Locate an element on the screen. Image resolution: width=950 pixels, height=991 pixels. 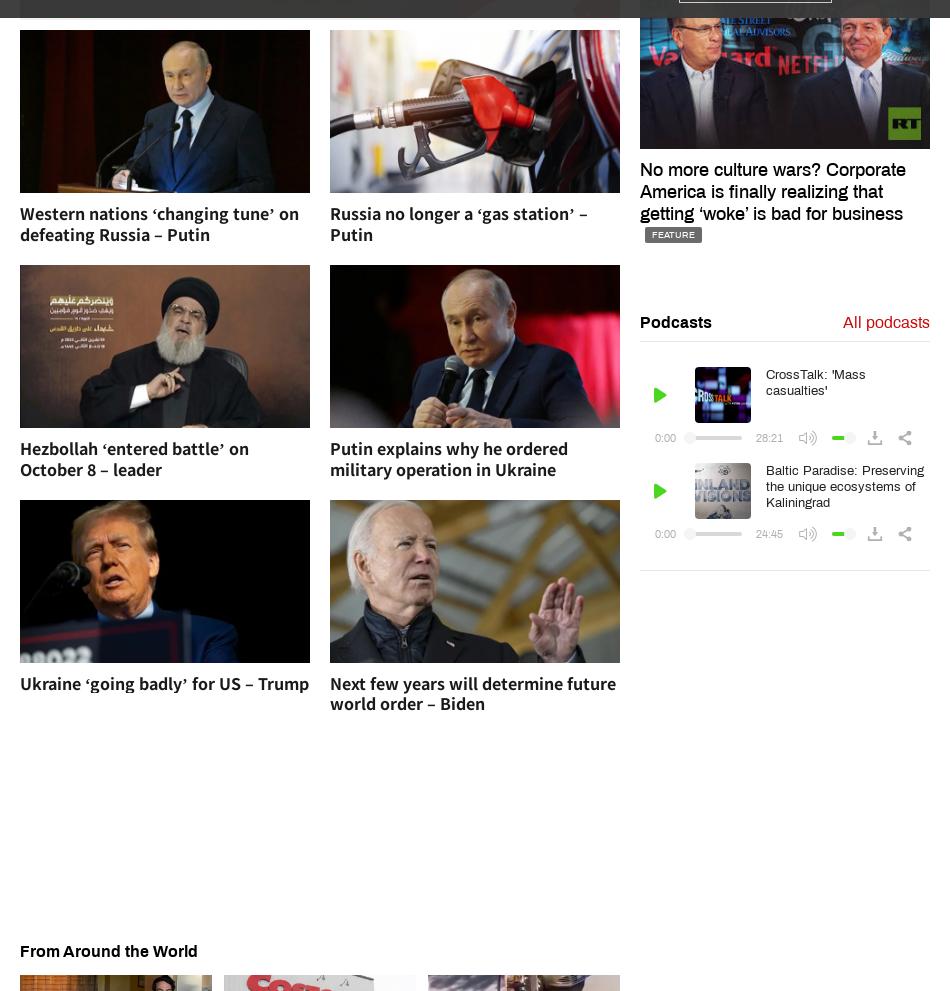
'24:45' is located at coordinates (768, 533).